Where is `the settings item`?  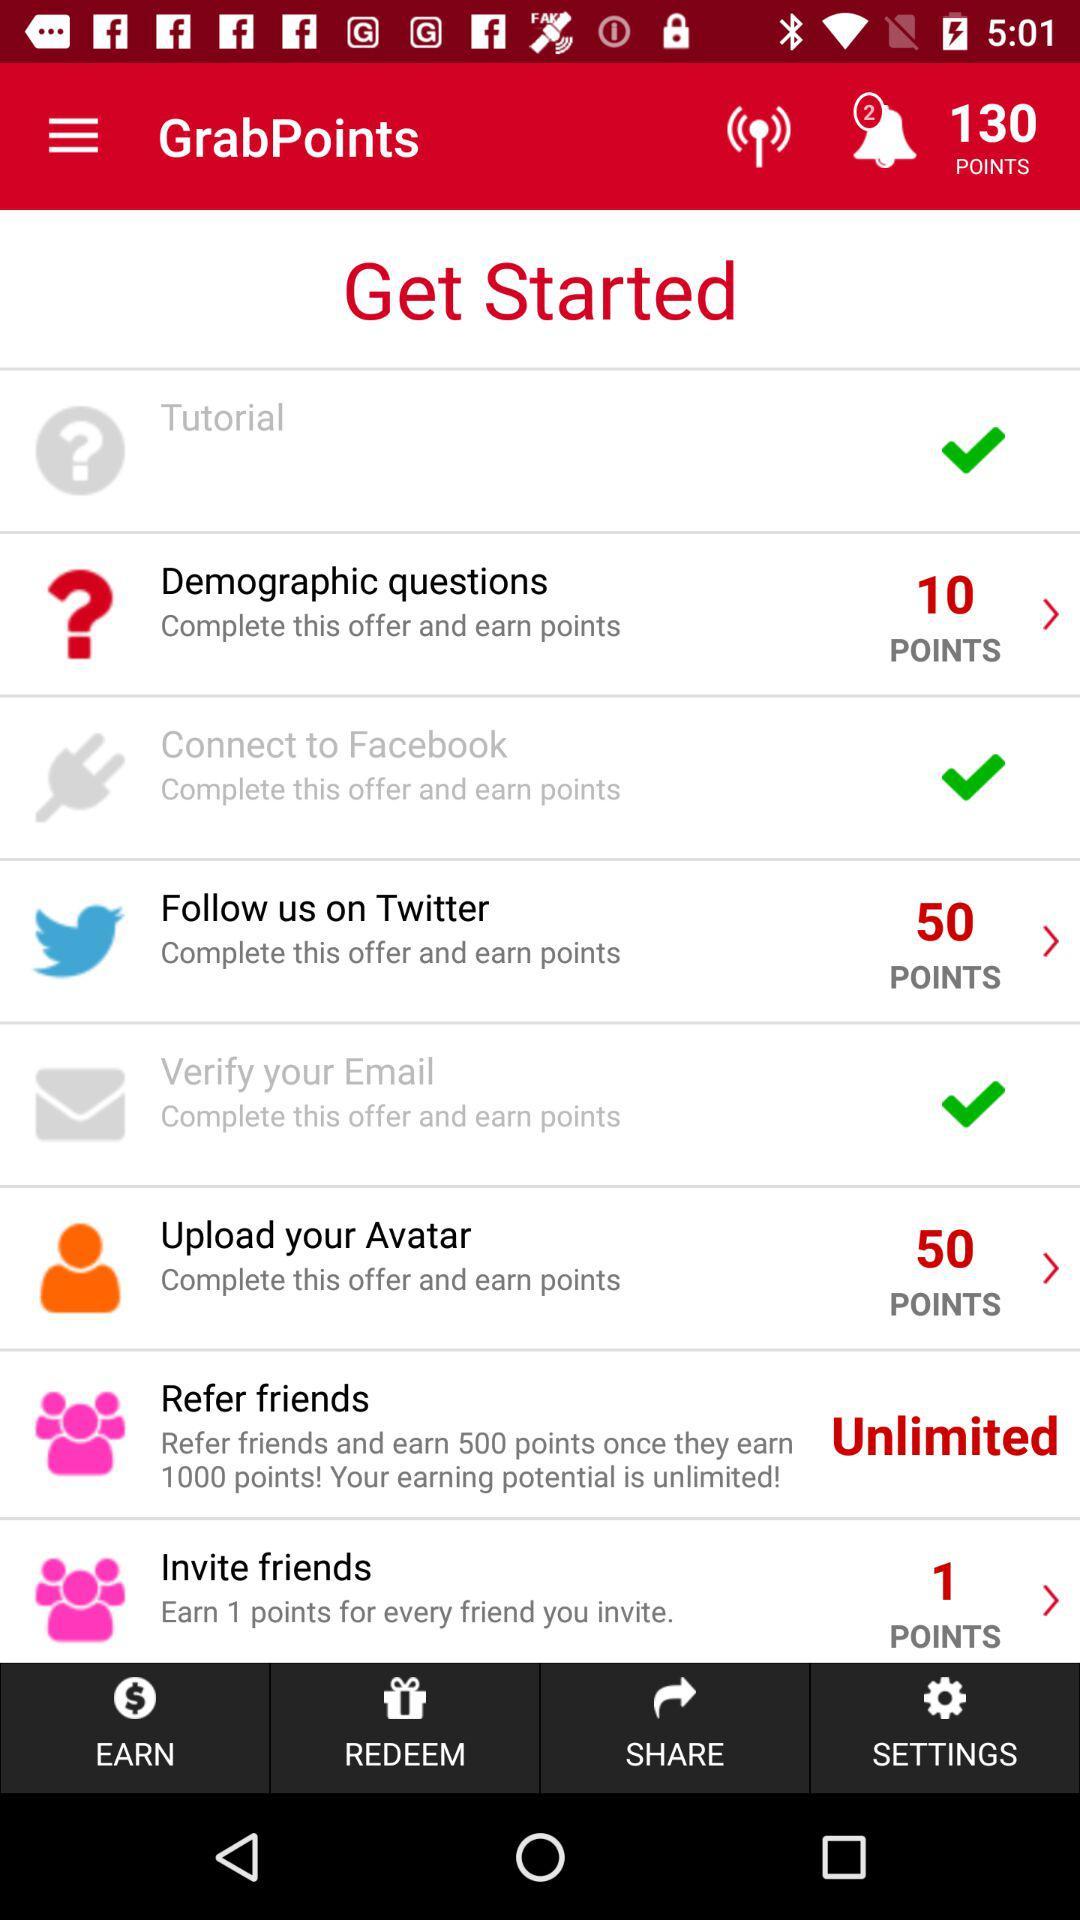
the settings item is located at coordinates (945, 1727).